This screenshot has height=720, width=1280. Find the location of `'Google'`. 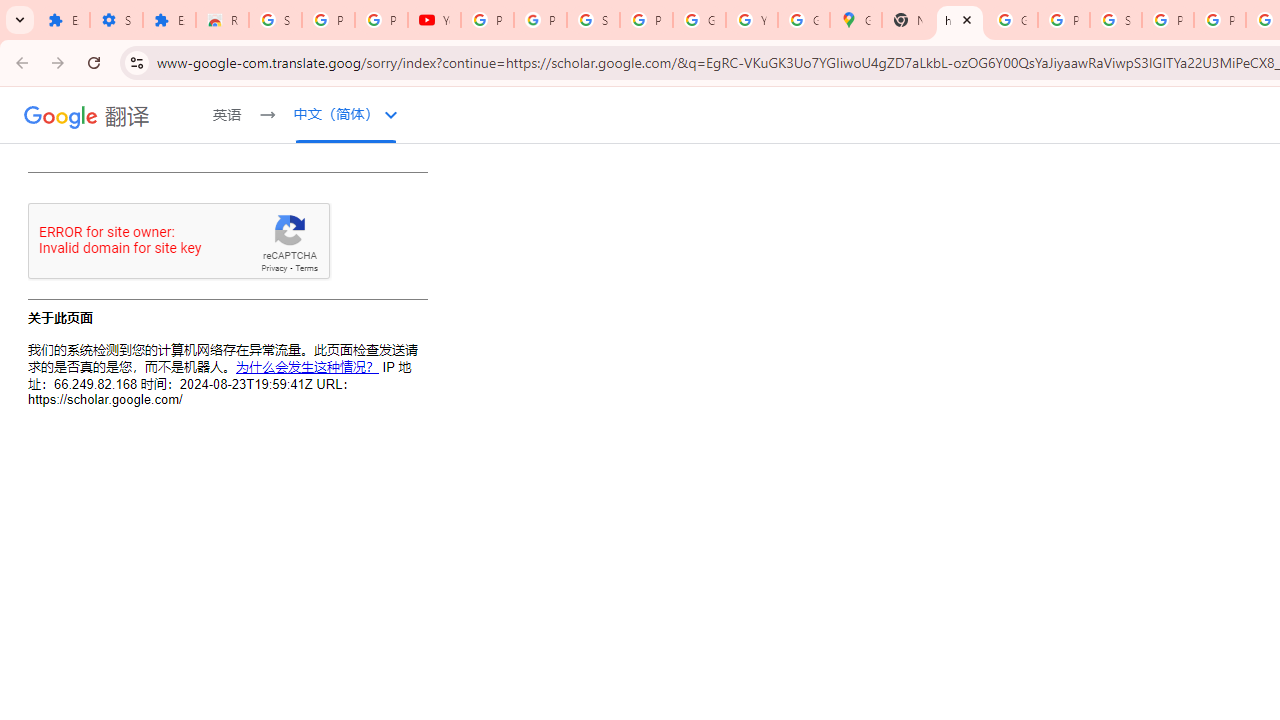

'Google' is located at coordinates (61, 116).